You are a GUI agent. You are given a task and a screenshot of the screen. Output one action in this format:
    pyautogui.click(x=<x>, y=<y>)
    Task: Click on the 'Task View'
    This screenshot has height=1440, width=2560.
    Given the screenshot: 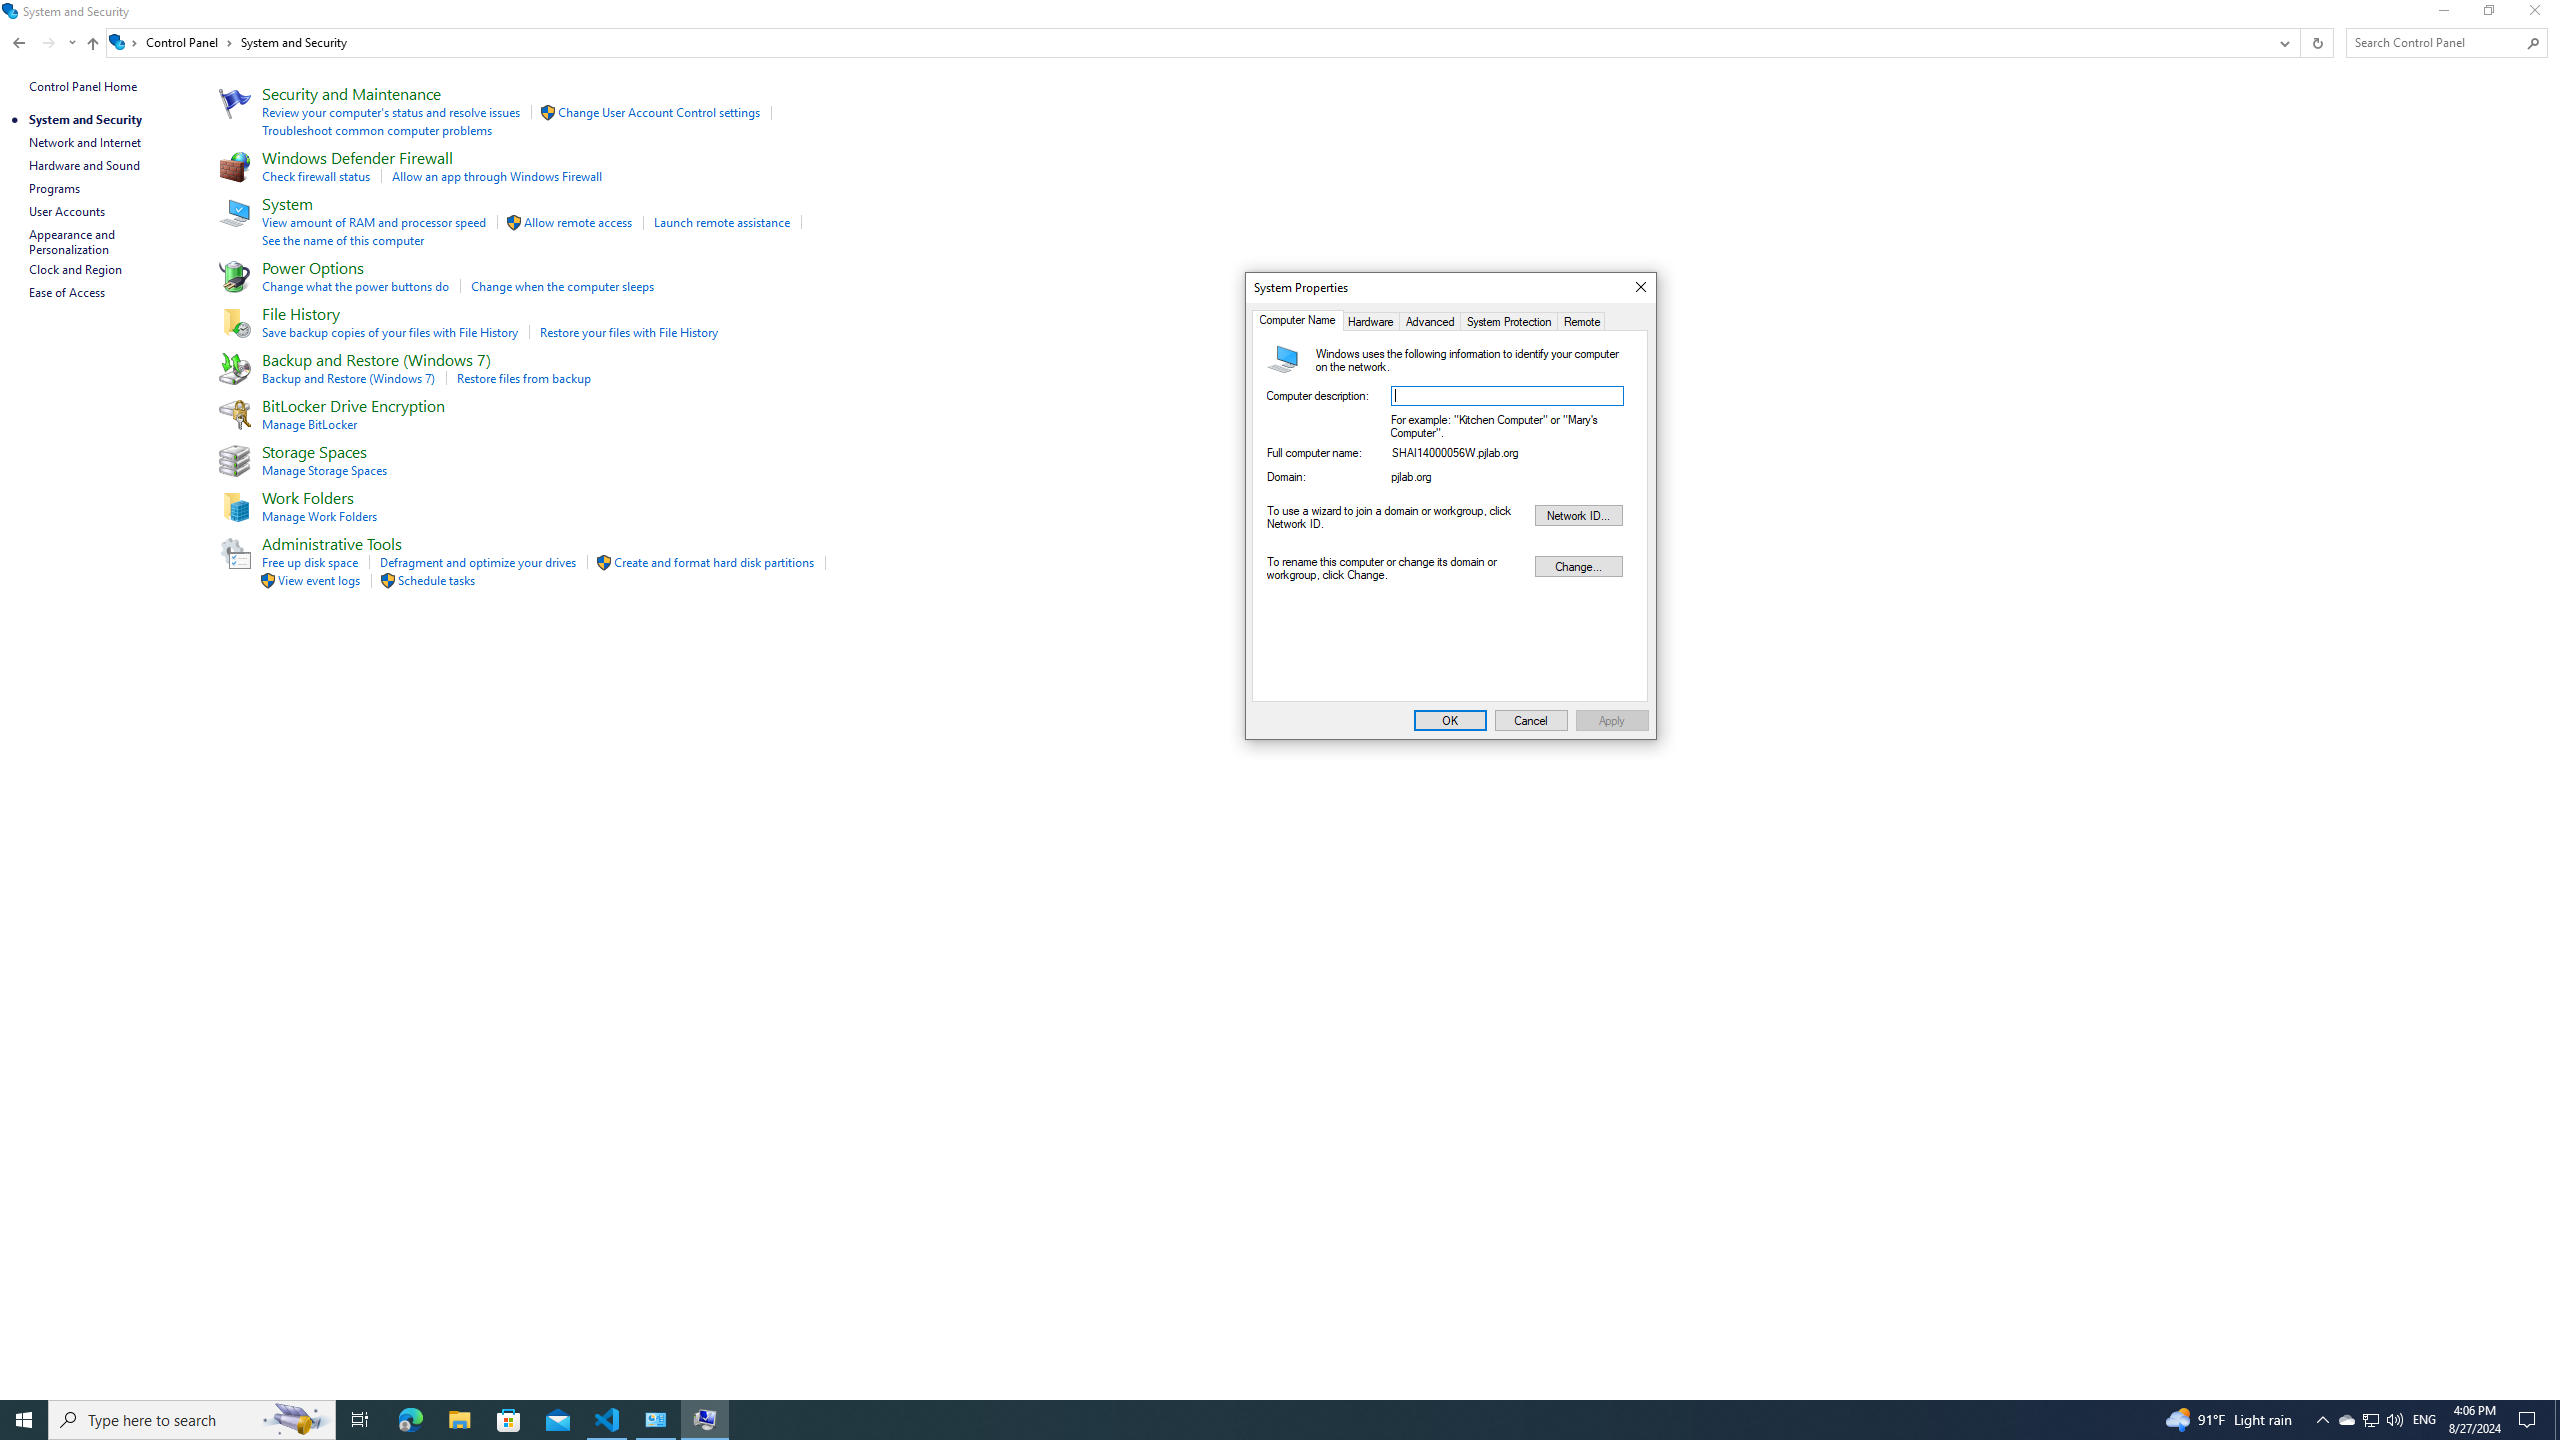 What is the action you would take?
    pyautogui.click(x=358, y=1418)
    